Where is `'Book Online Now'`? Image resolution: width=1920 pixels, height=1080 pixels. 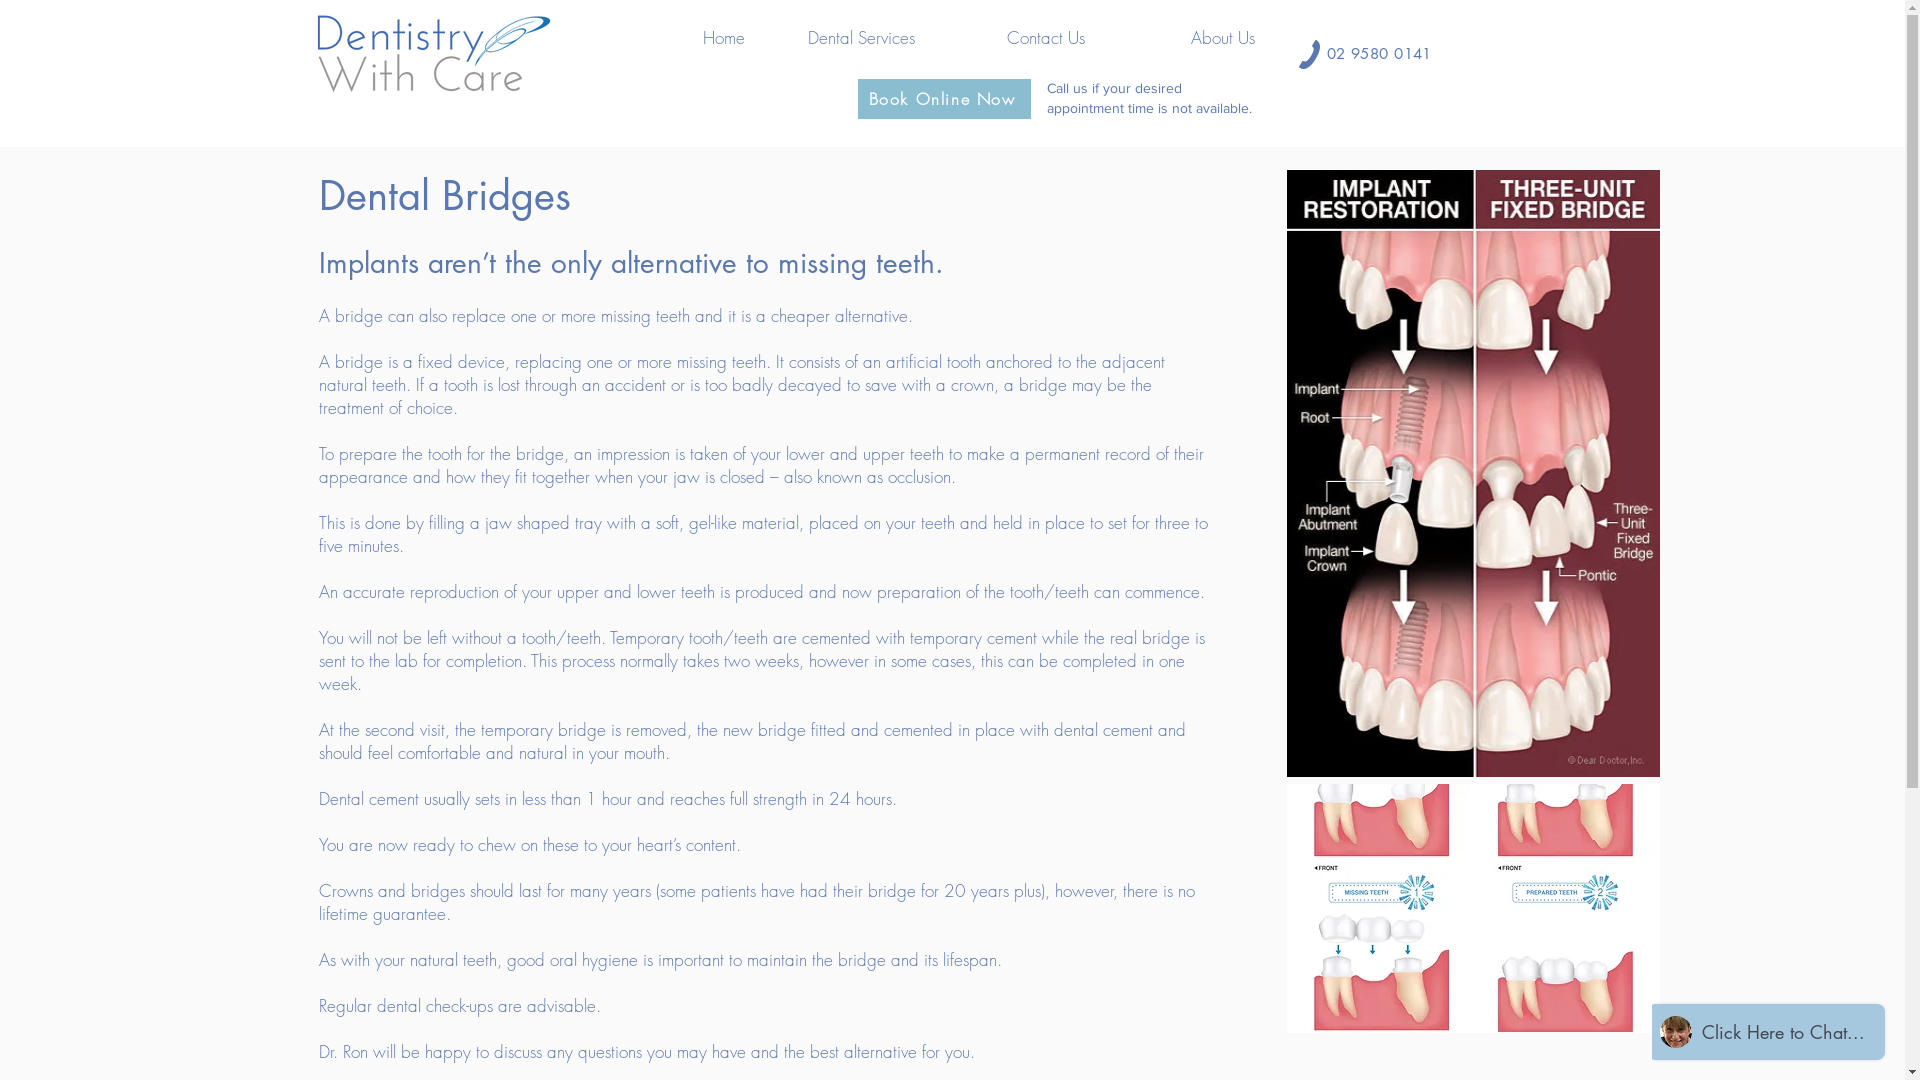
'Book Online Now' is located at coordinates (858, 99).